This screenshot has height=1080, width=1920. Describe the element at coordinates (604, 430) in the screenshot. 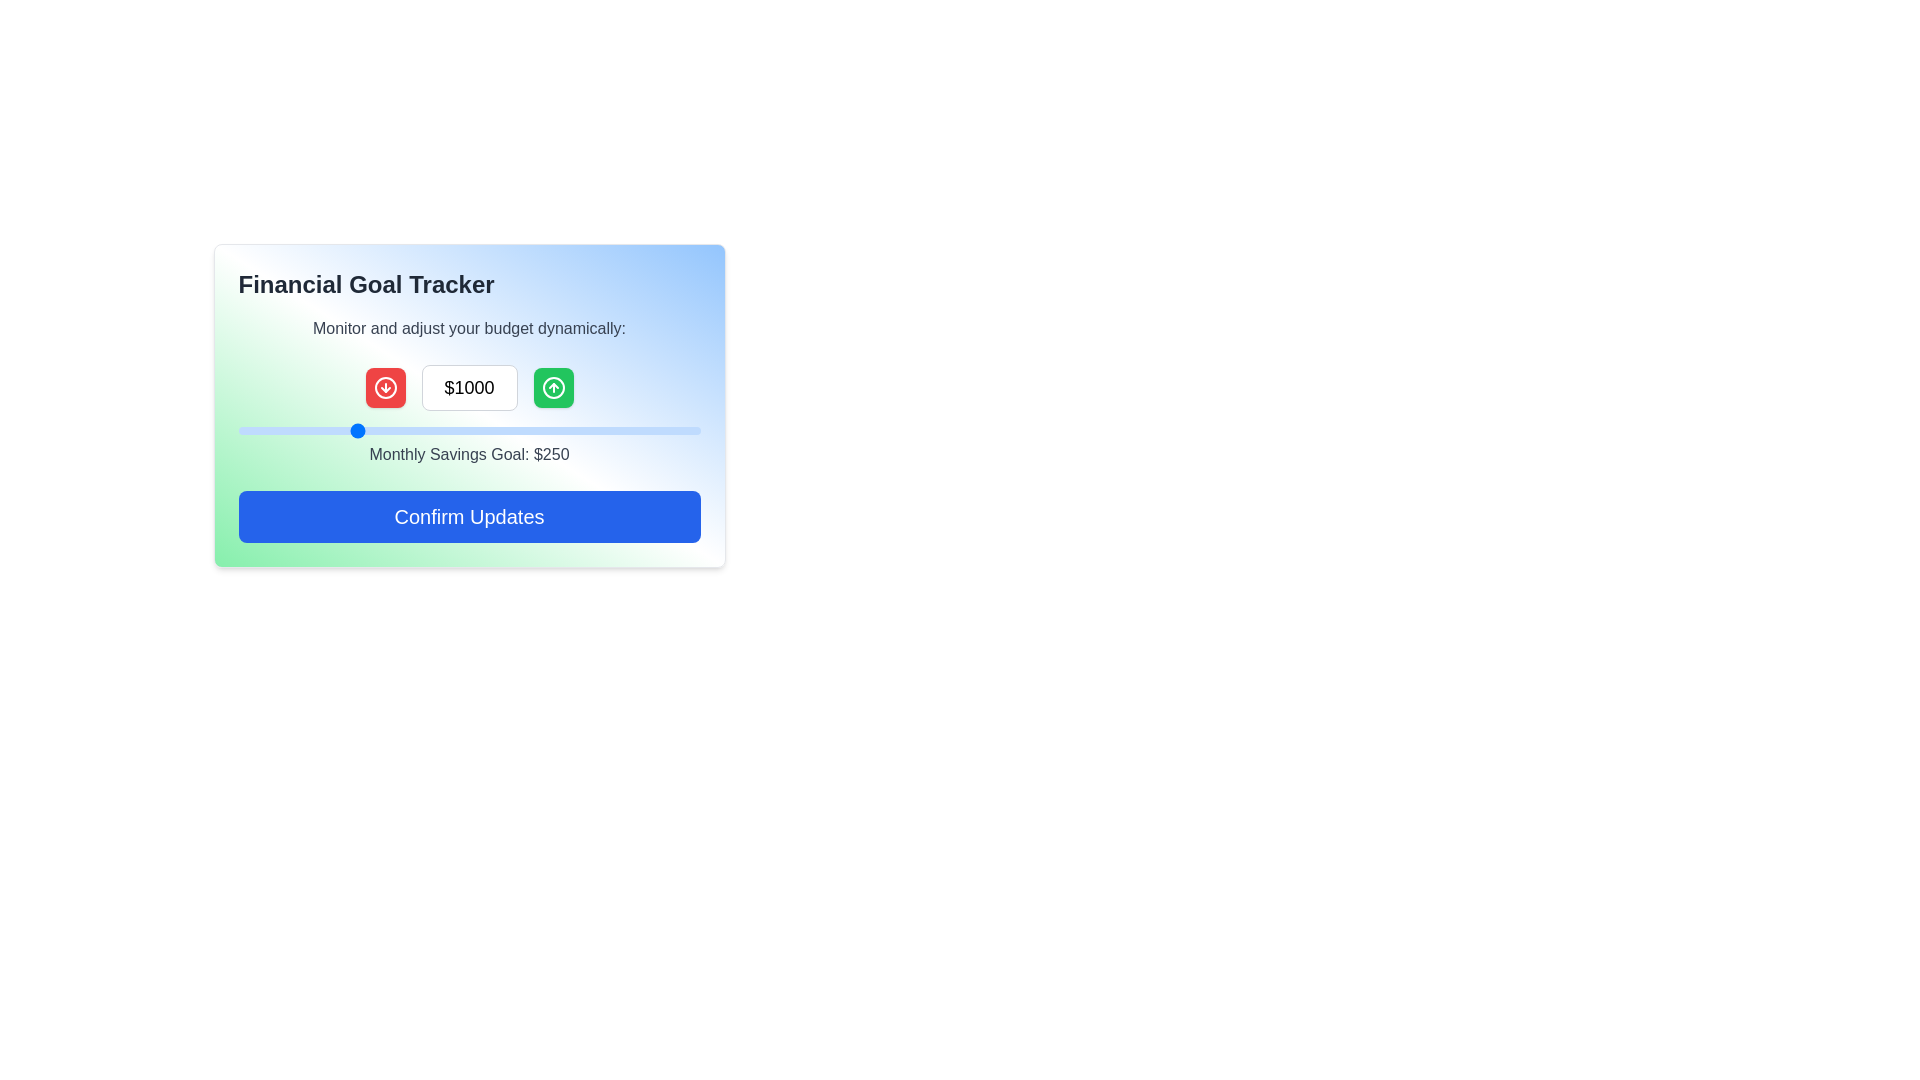

I see `the monthly savings goal` at that location.